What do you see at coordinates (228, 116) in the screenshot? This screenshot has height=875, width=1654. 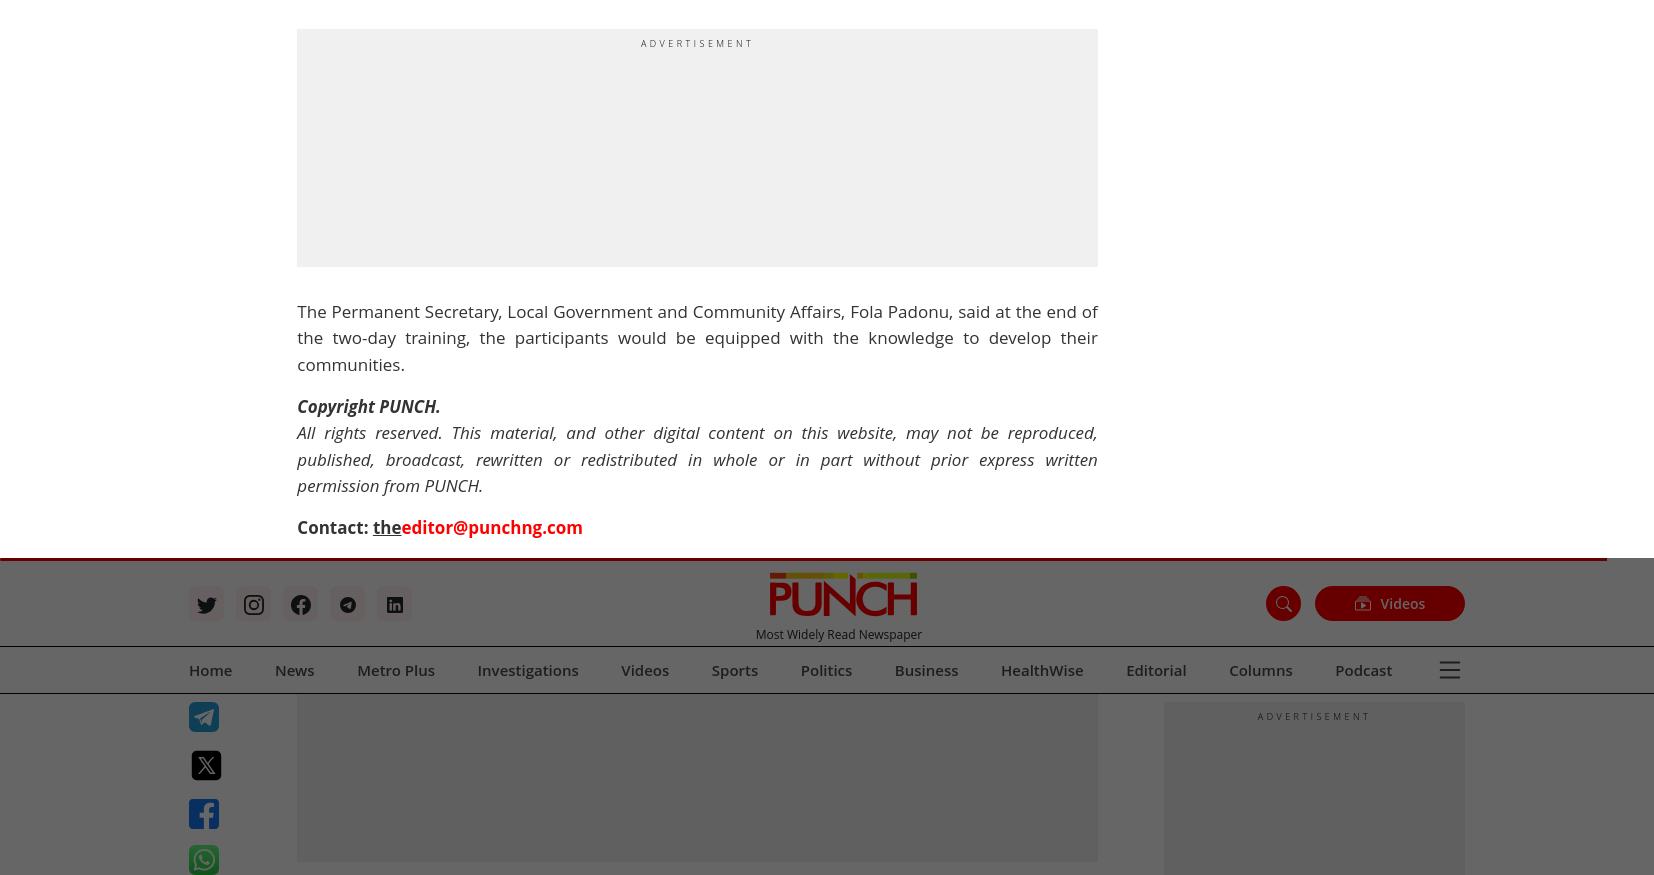 I see `'Business & Economy'` at bounding box center [228, 116].